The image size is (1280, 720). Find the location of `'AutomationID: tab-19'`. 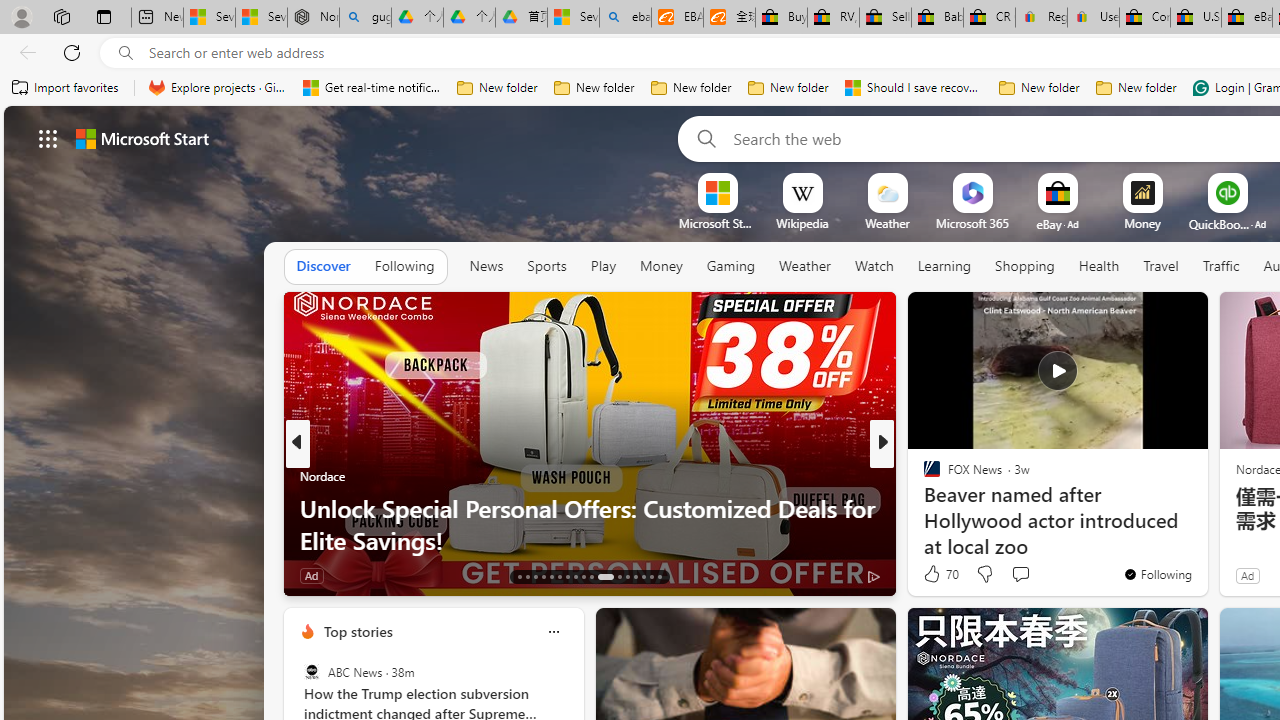

'AutomationID: tab-19' is located at coordinates (566, 577).